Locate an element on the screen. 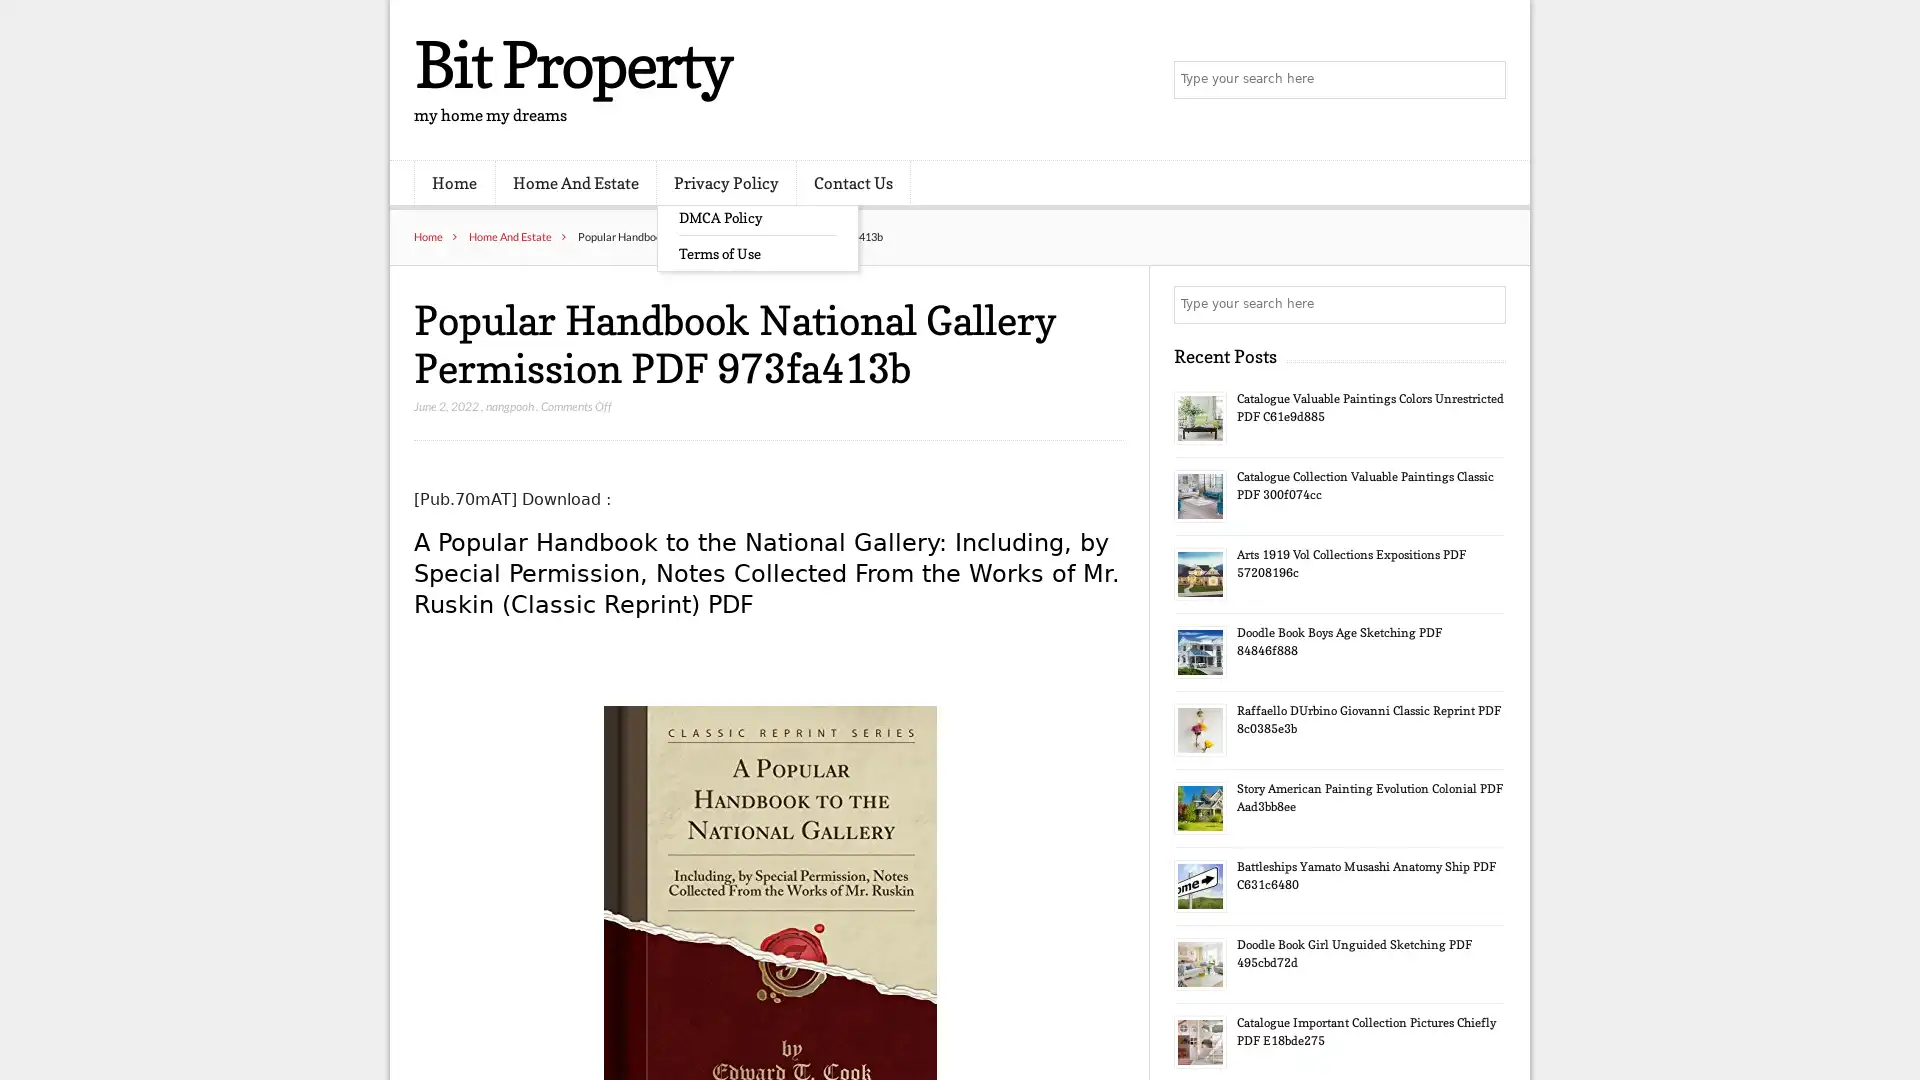  Search is located at coordinates (1485, 304).